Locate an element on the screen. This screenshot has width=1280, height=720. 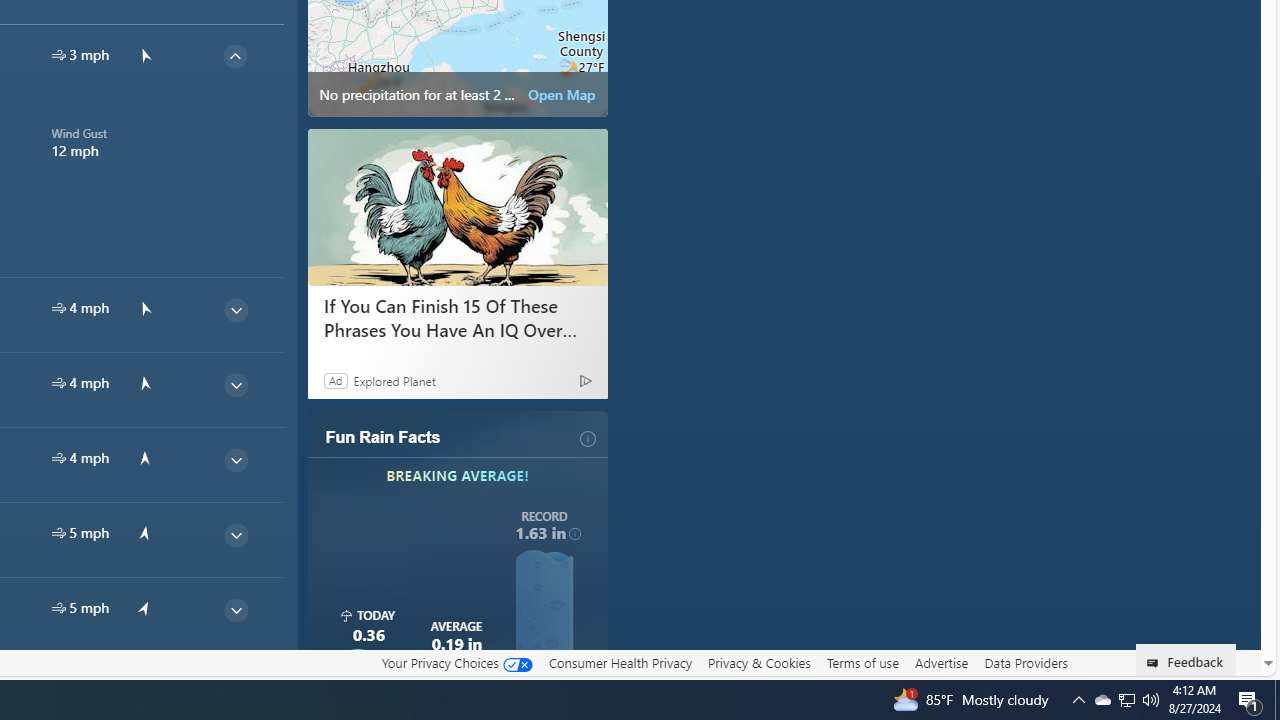
'Consumer Health Privacy' is located at coordinates (619, 663).